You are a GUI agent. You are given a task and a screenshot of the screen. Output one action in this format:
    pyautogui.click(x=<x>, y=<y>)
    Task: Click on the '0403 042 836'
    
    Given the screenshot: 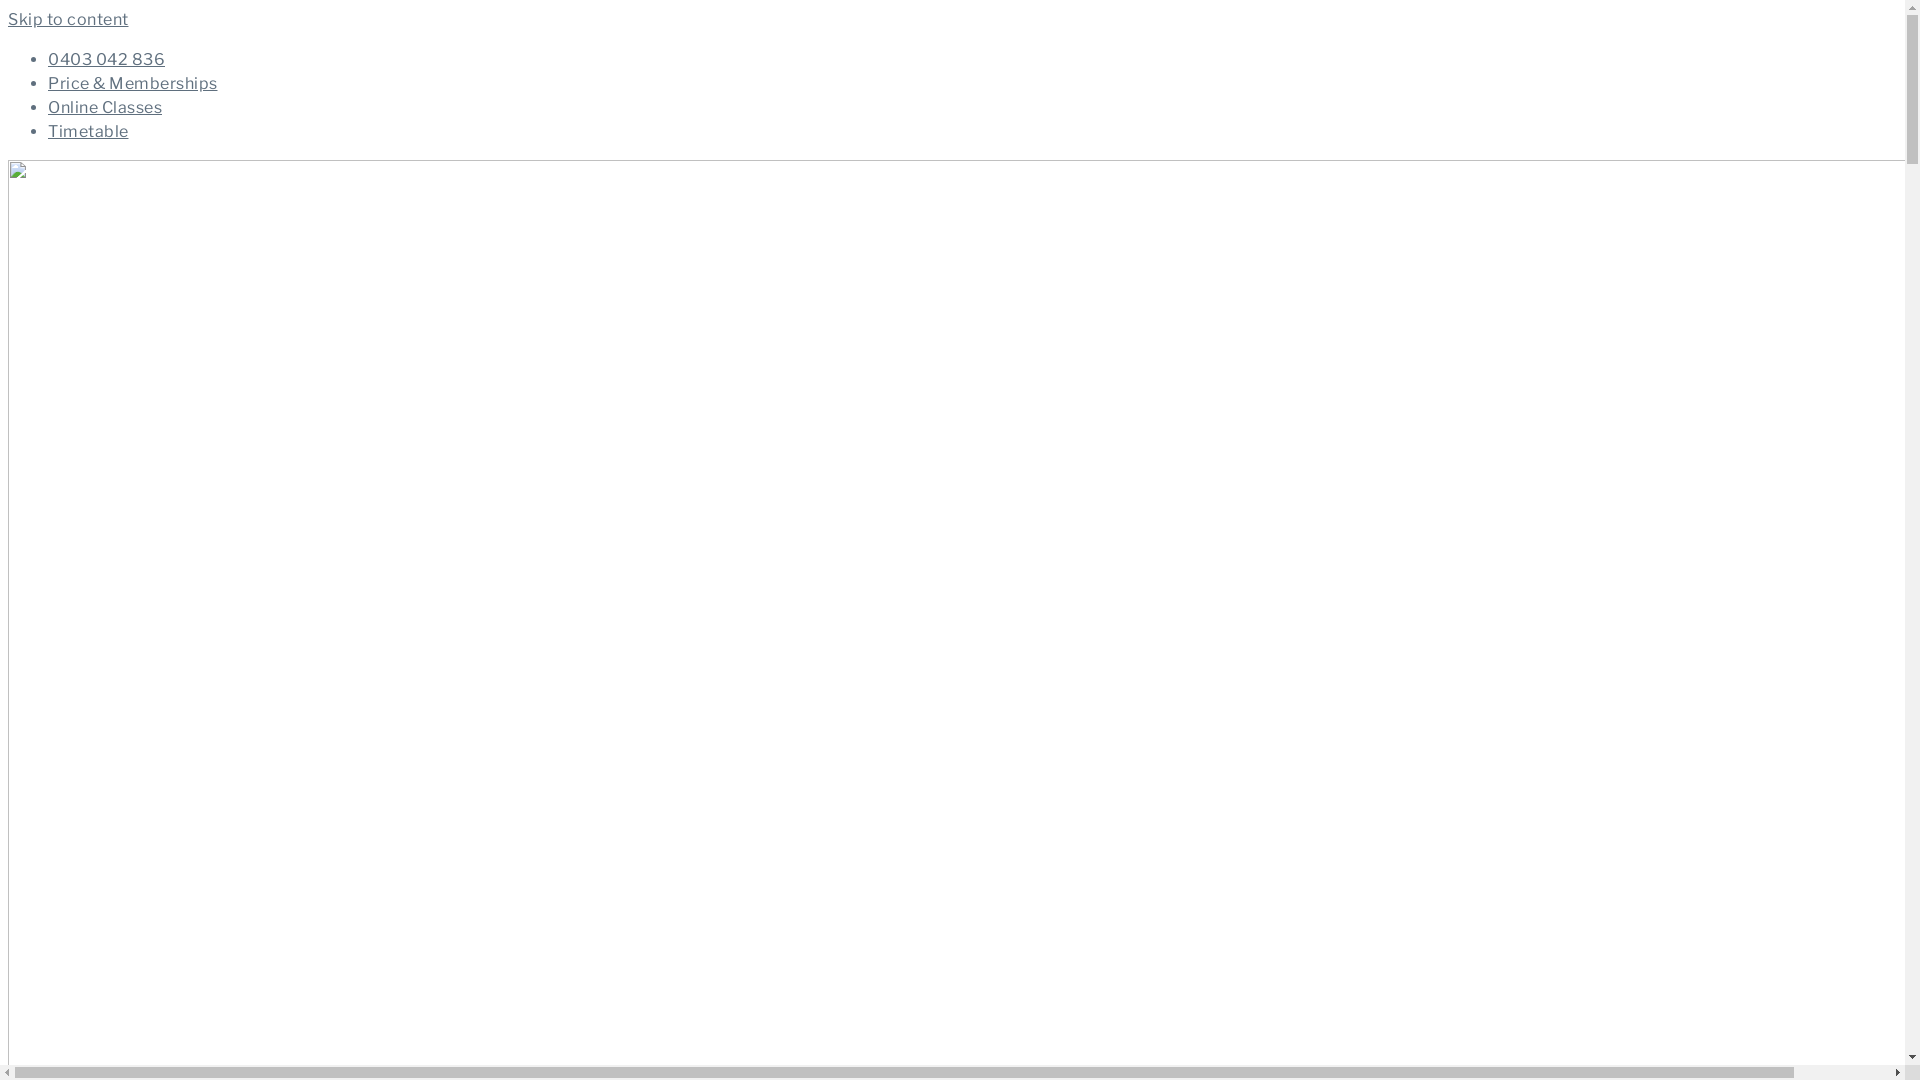 What is the action you would take?
    pyautogui.click(x=105, y=58)
    